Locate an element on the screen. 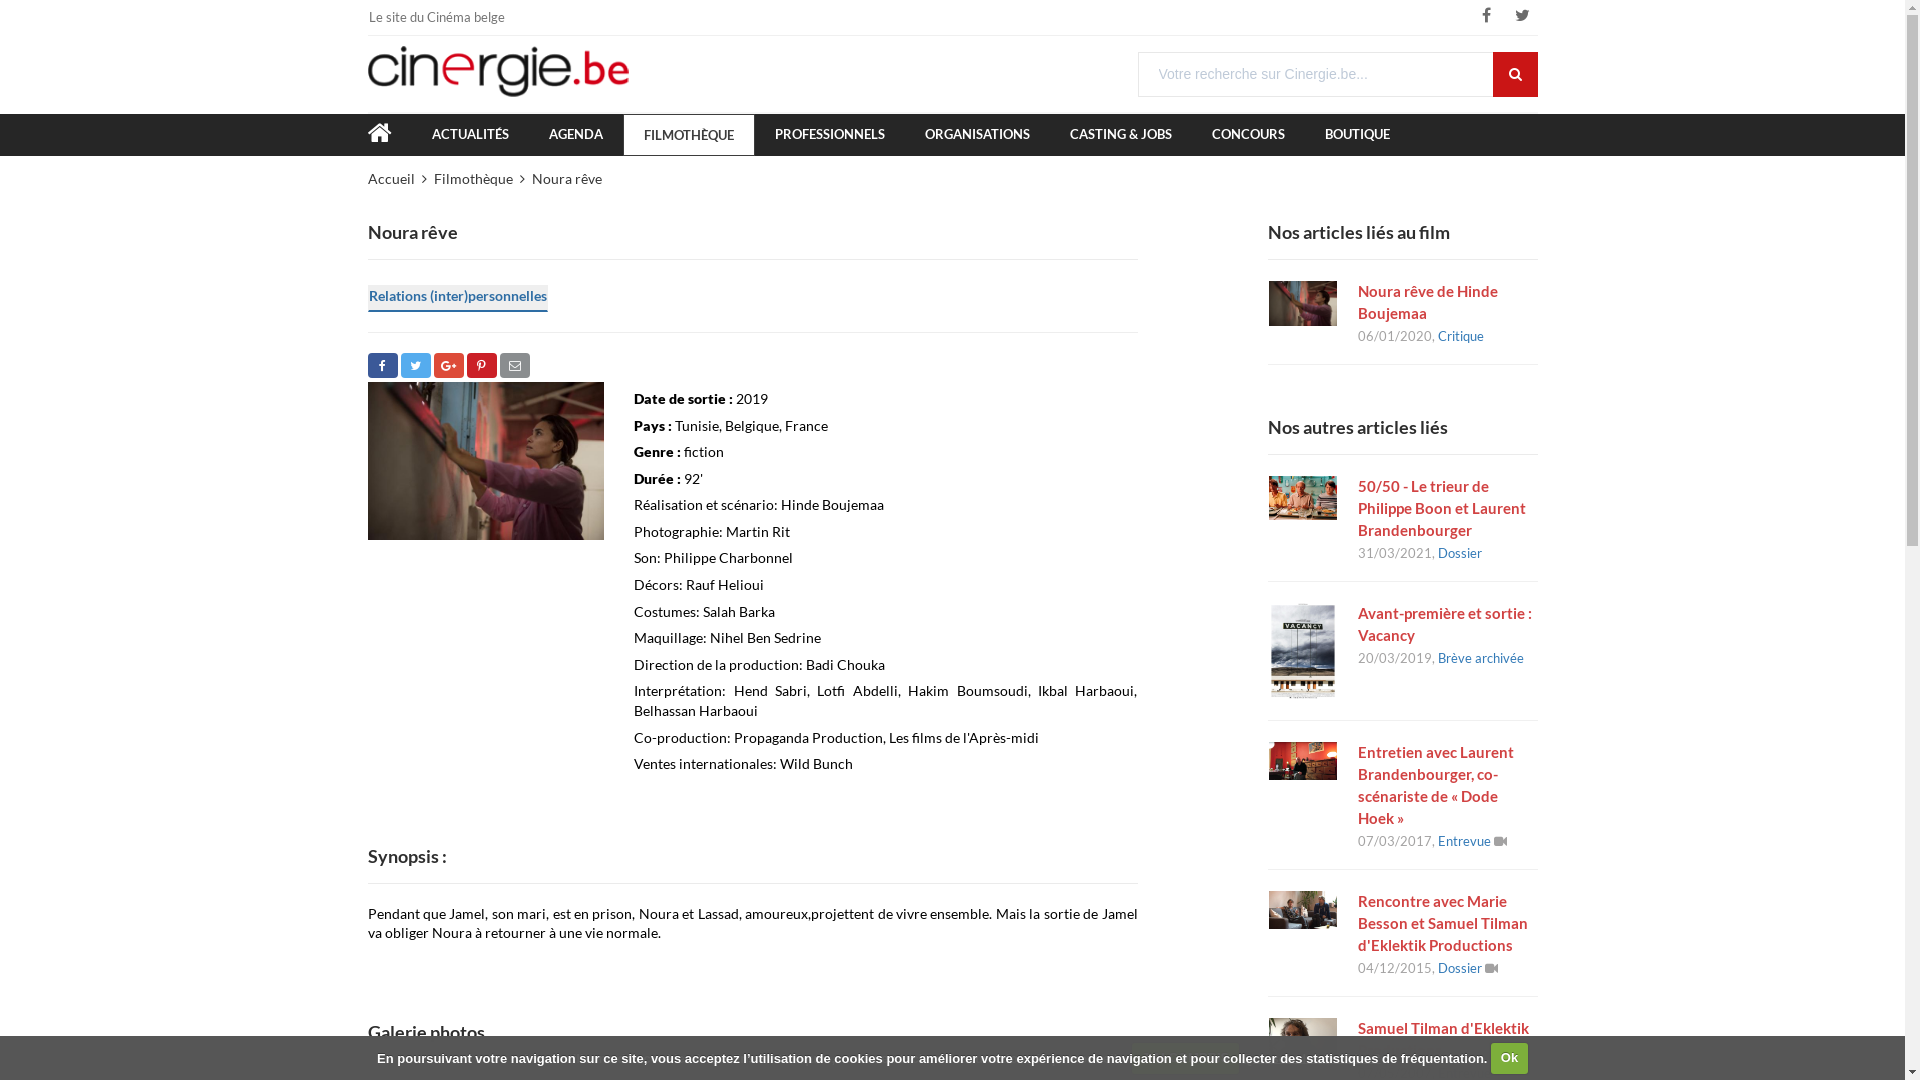 Image resolution: width=1920 pixels, height=1080 pixels. 'J'envoie' is located at coordinates (514, 365).